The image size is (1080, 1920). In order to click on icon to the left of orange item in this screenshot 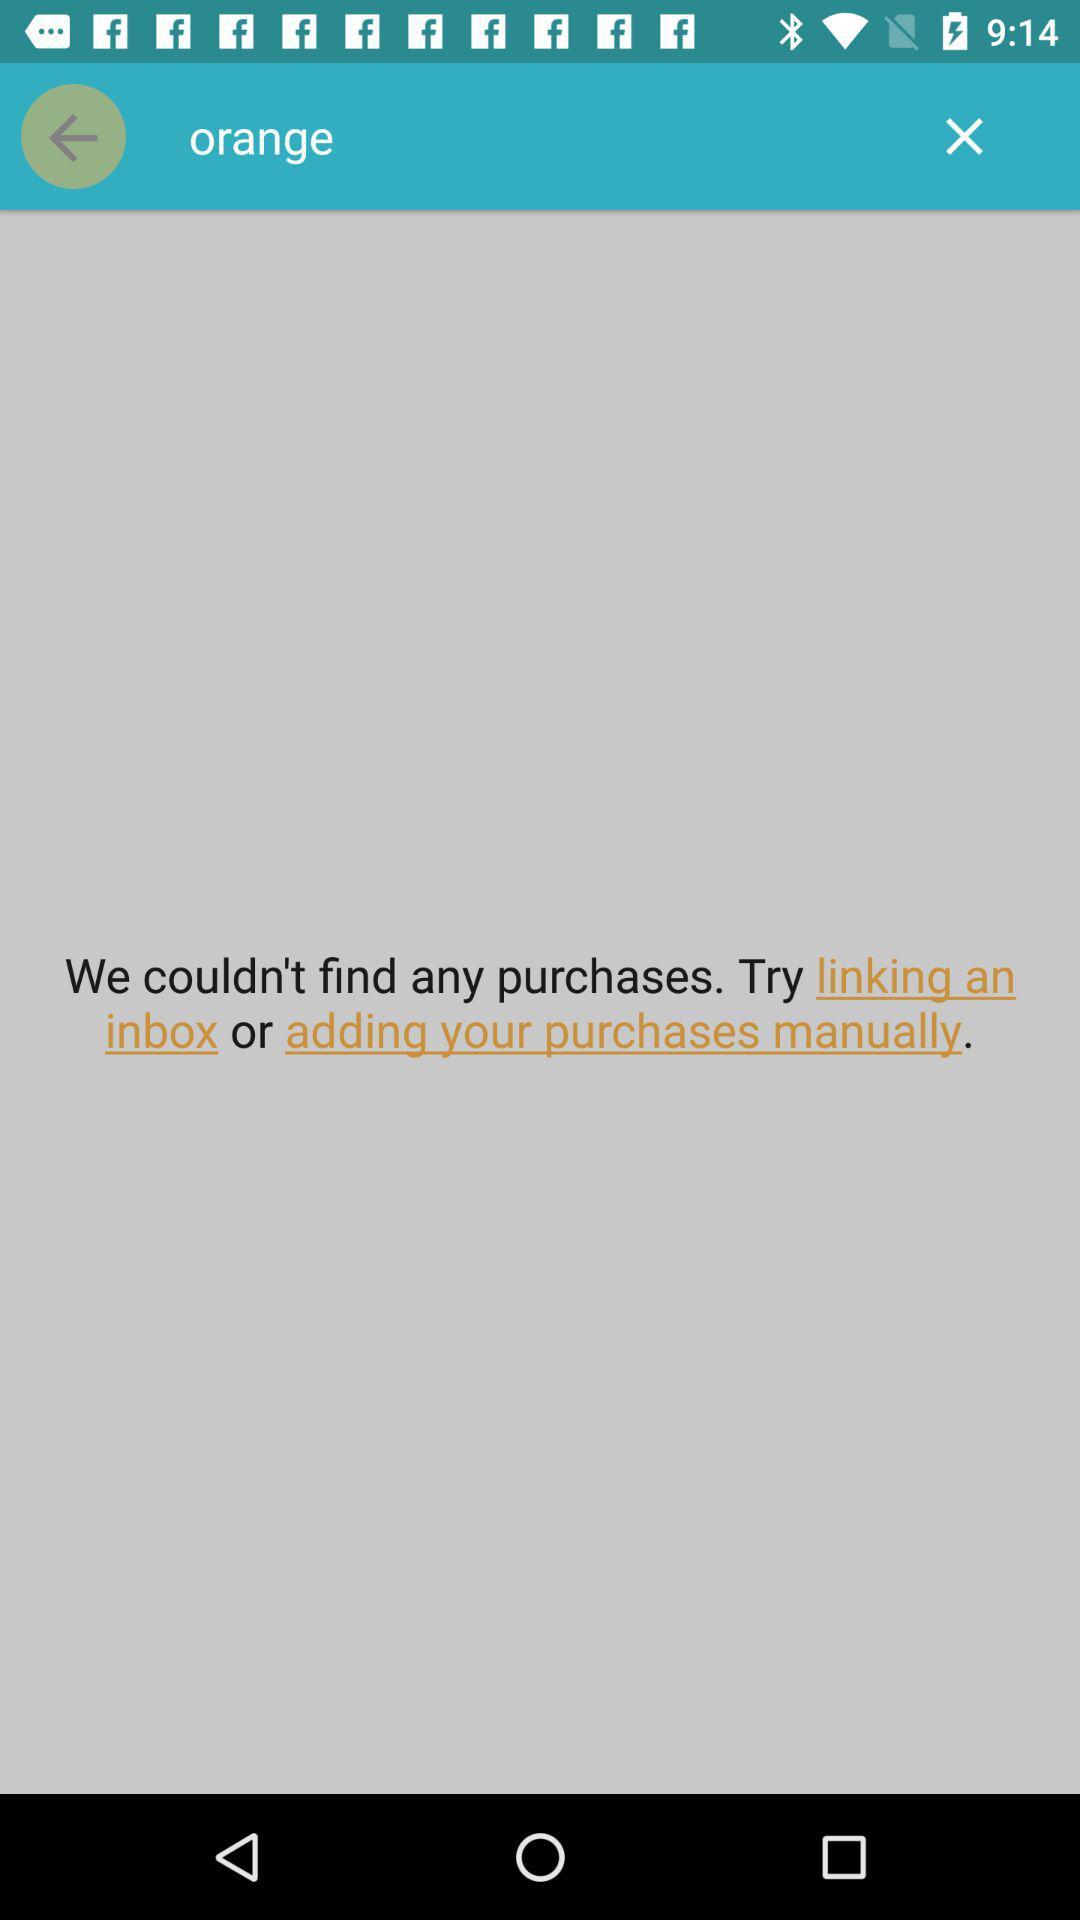, I will do `click(72, 135)`.